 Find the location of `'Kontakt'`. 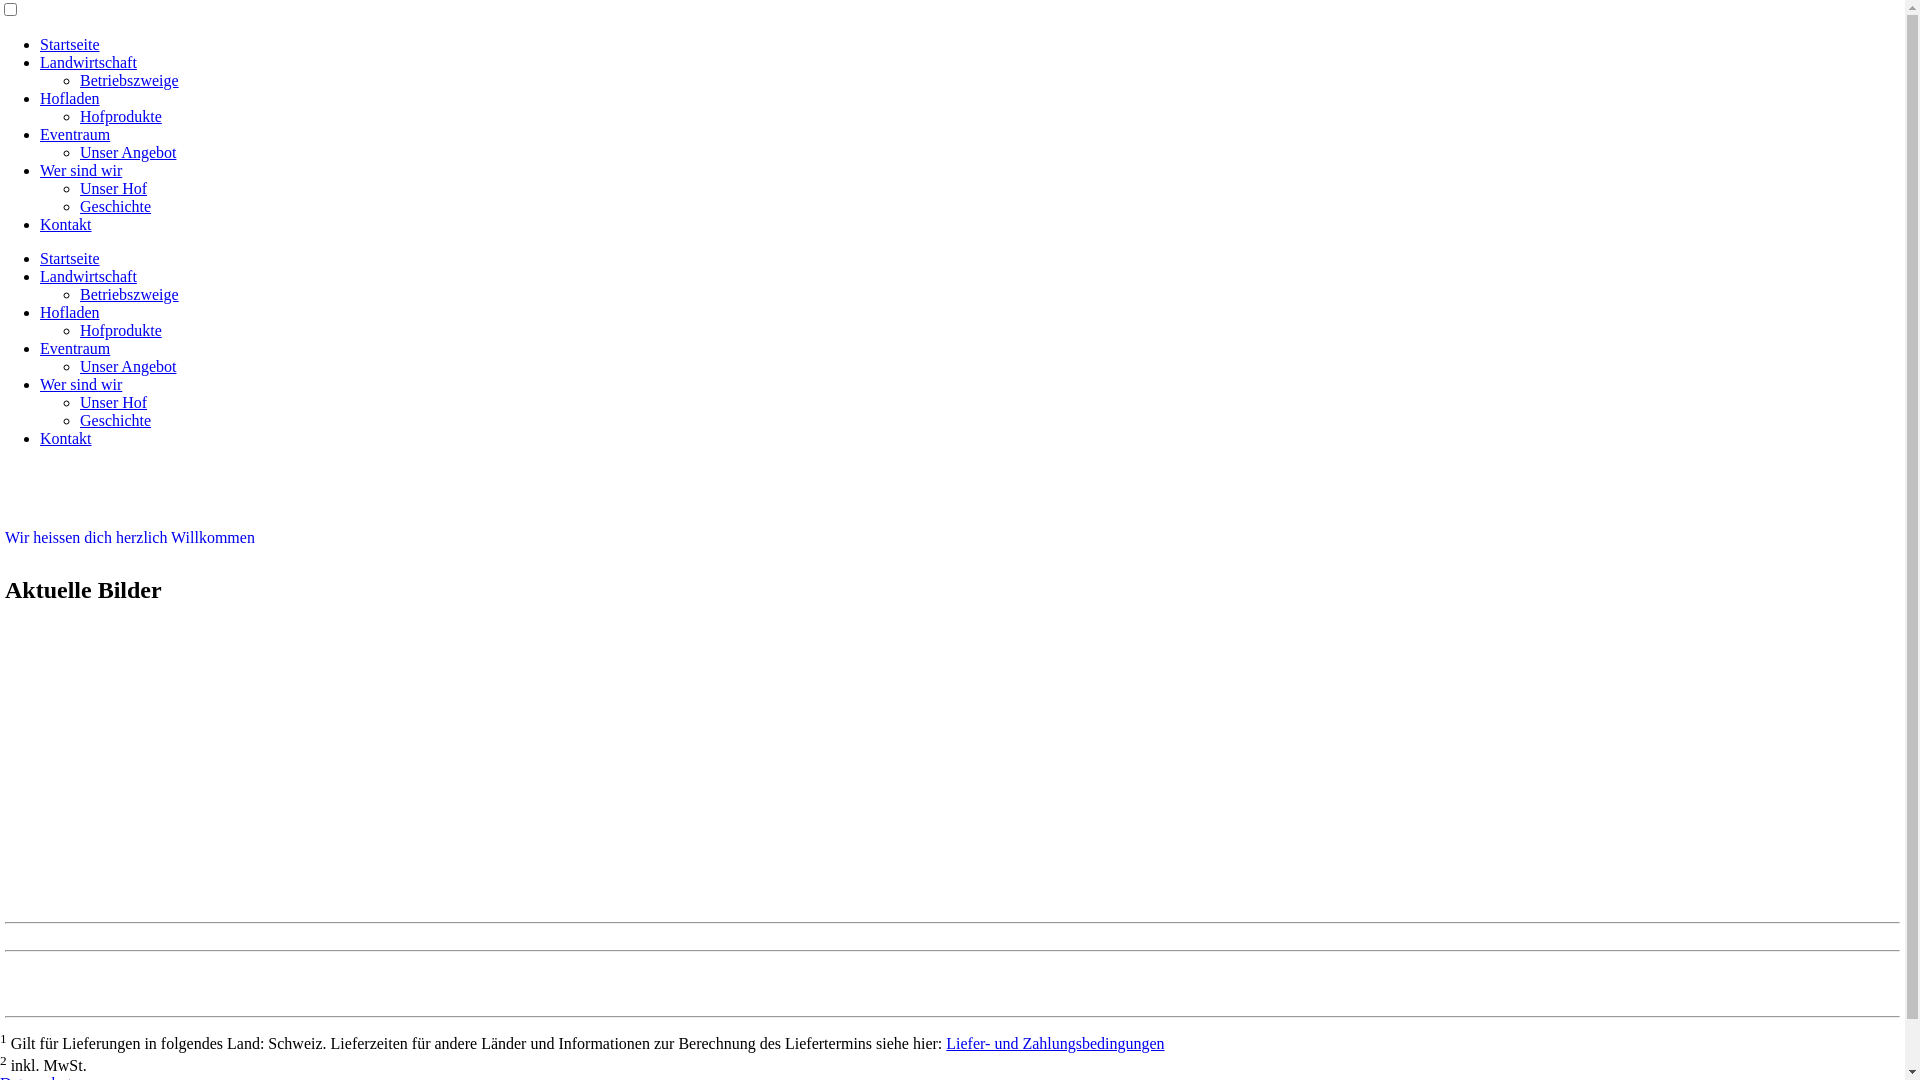

'Kontakt' is located at coordinates (66, 437).